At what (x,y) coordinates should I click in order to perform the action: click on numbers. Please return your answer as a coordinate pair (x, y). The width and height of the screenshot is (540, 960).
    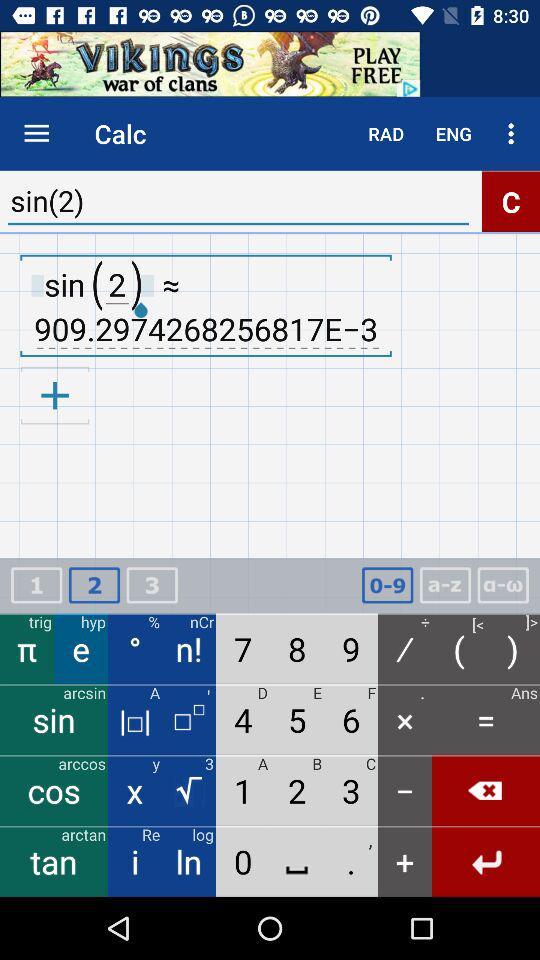
    Looking at the image, I should click on (387, 585).